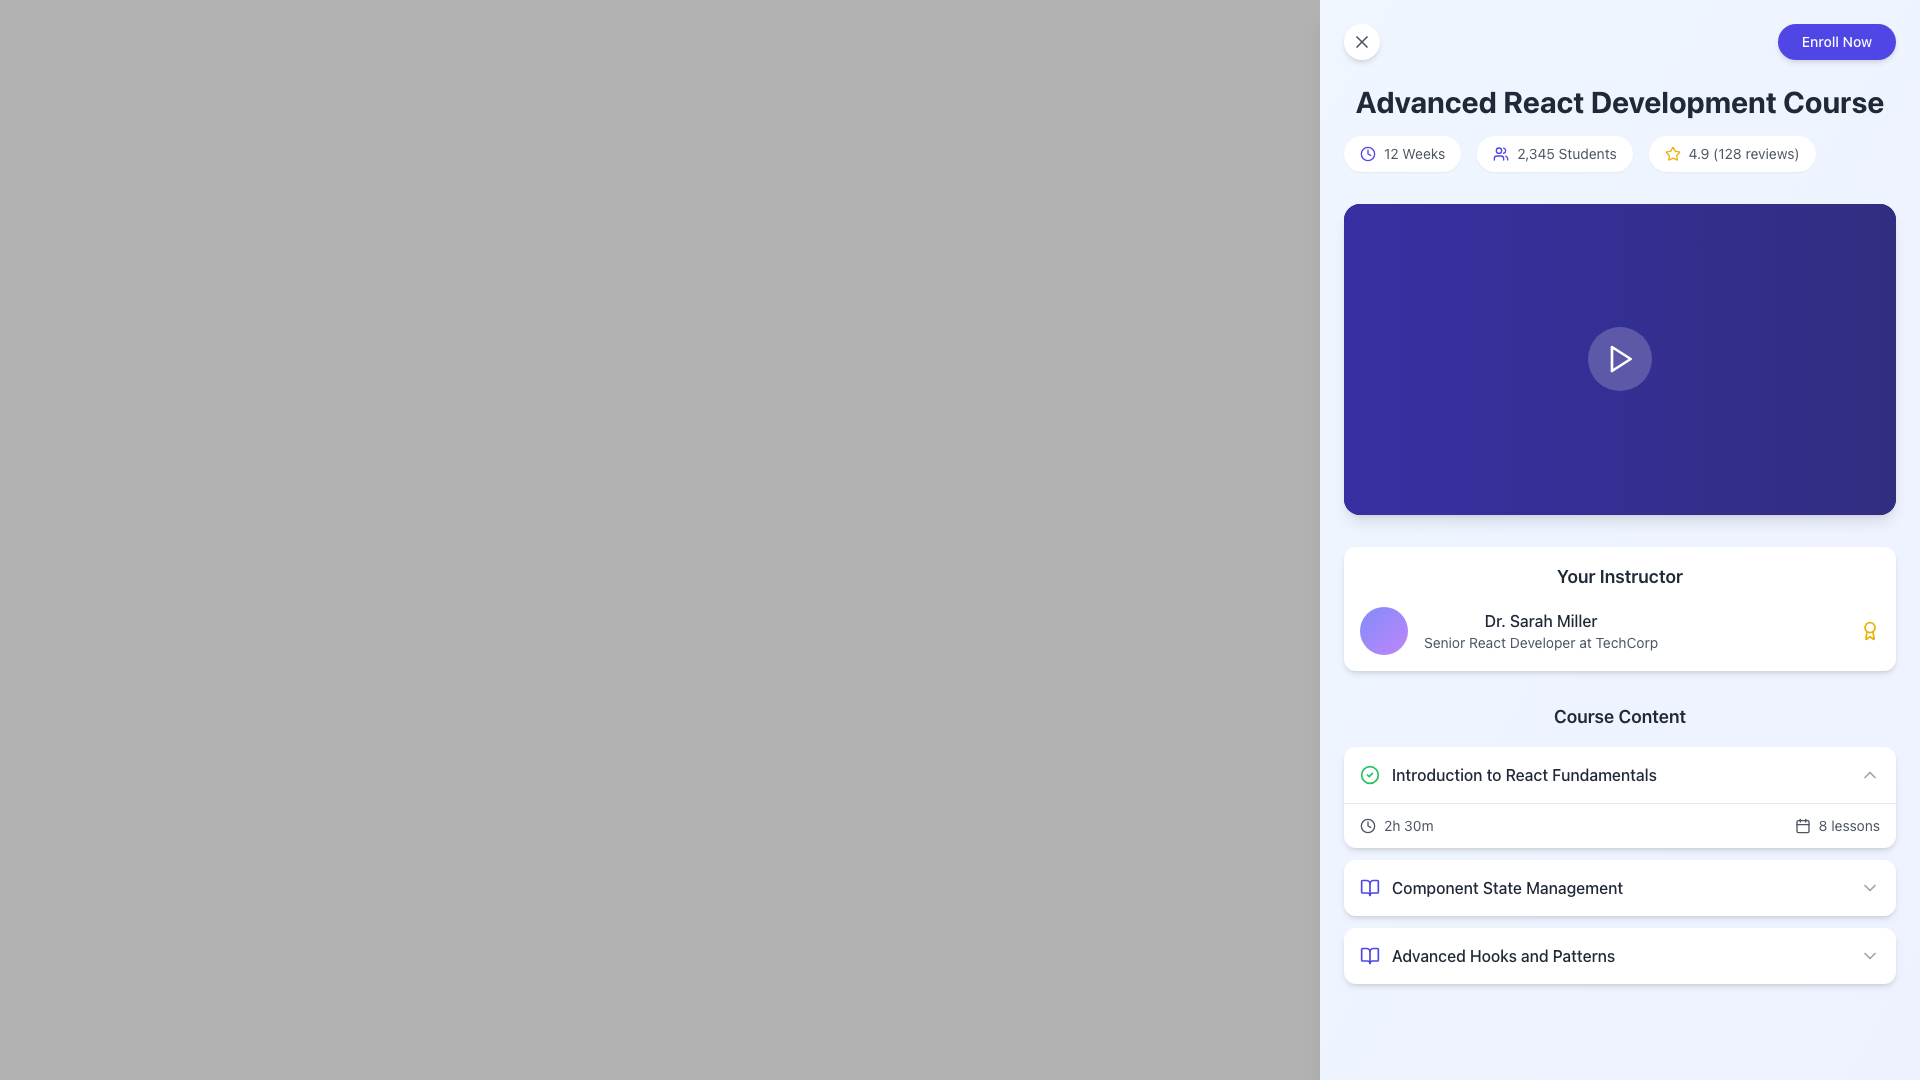 The image size is (1920, 1080). Describe the element at coordinates (1672, 152) in the screenshot. I see `the rating icon located to the right of the header text 'Advanced React Development Course', aligned with the rating text '4.9 (128 reviews)'` at that location.